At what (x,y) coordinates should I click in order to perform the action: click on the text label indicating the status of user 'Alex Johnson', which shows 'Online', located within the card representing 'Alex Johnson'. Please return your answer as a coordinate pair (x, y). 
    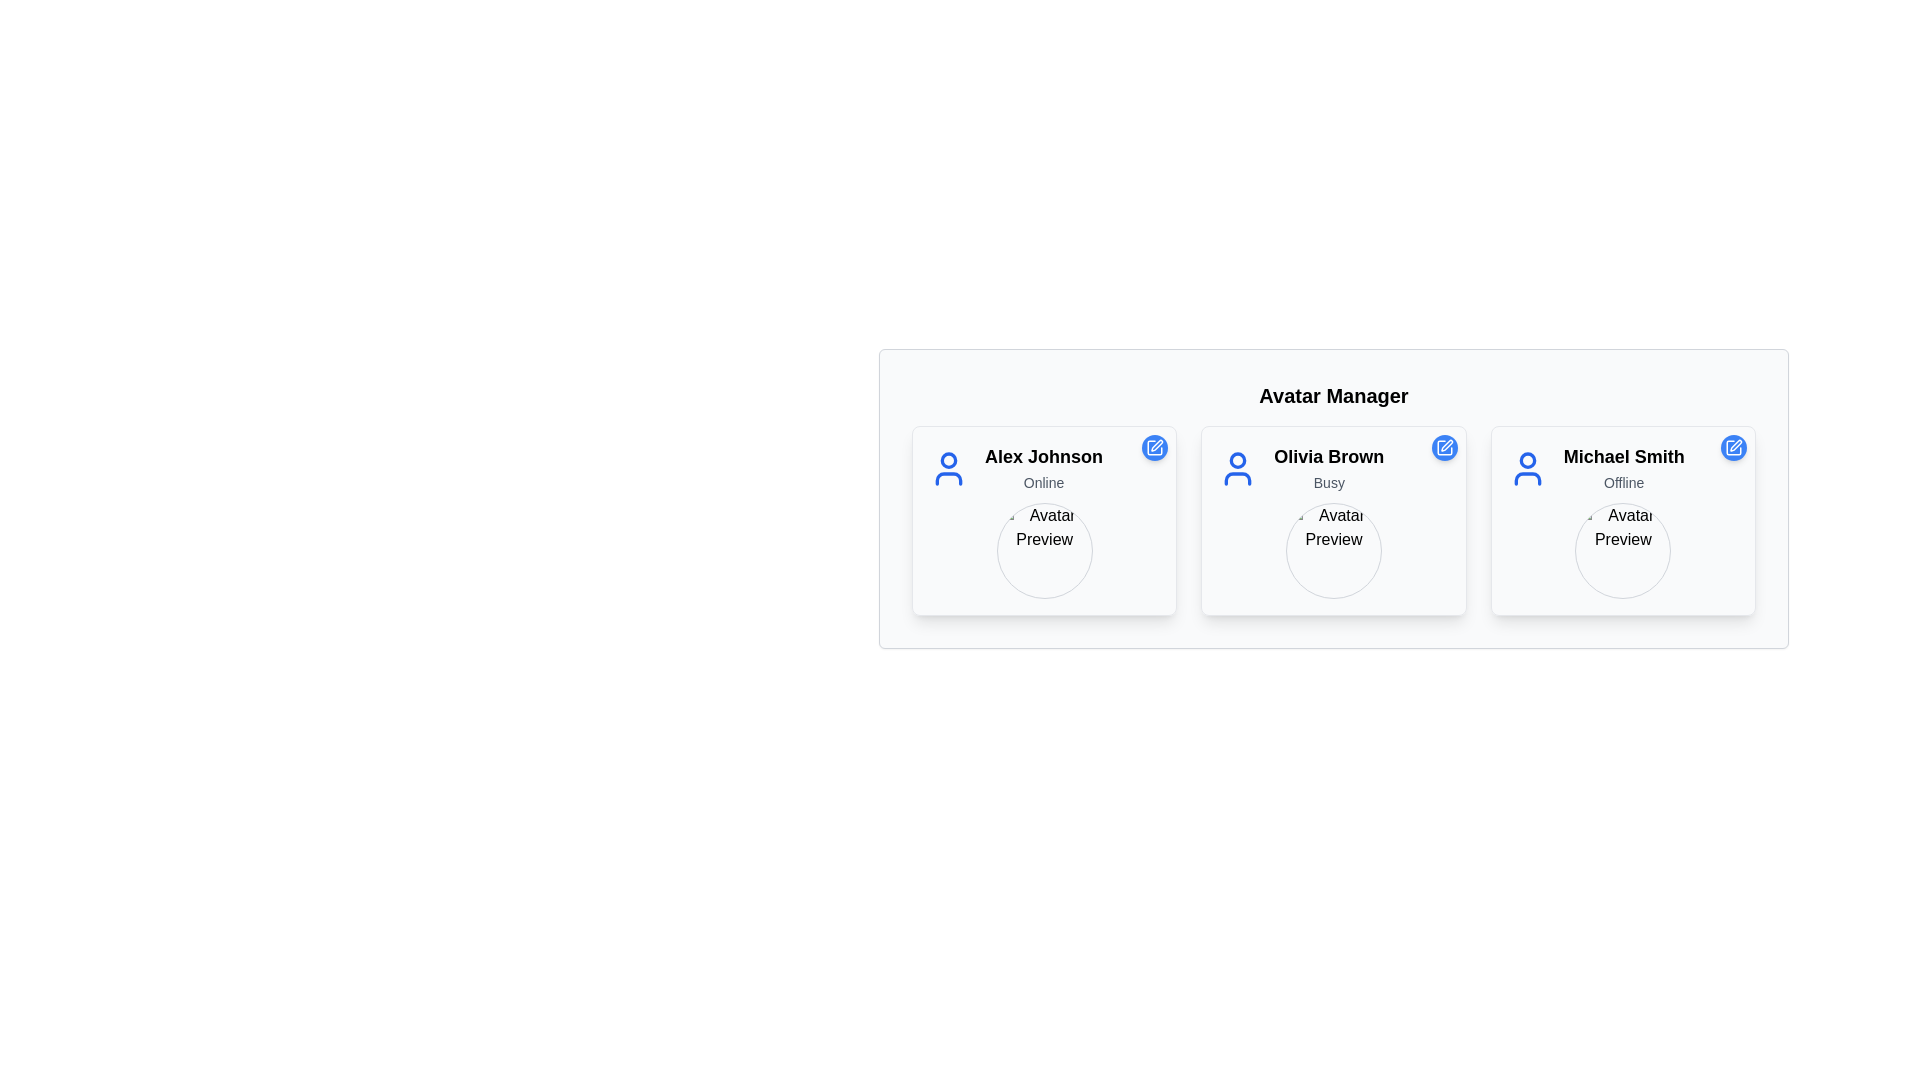
    Looking at the image, I should click on (1043, 482).